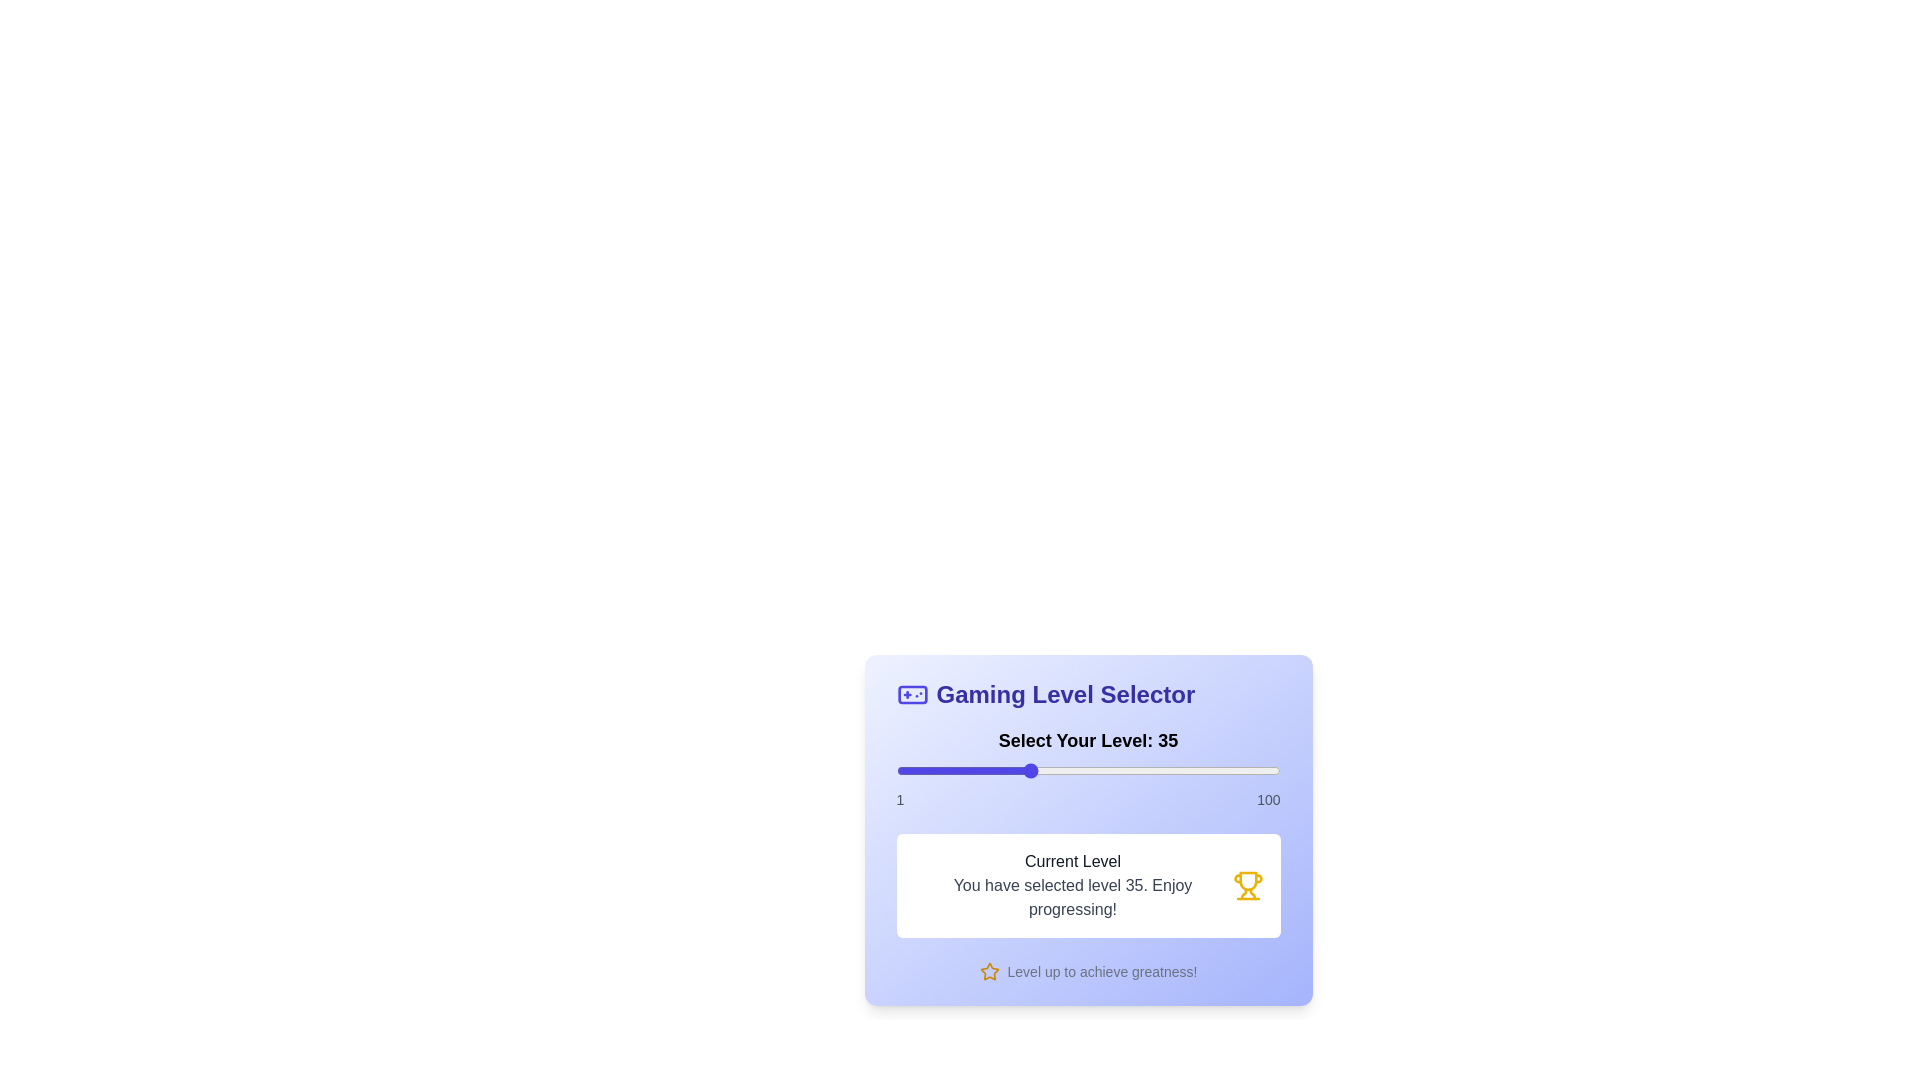 The width and height of the screenshot is (1920, 1080). I want to click on the range slider track located below the title 'Select Your Level: 35' to reposition the thumb, so click(1087, 770).